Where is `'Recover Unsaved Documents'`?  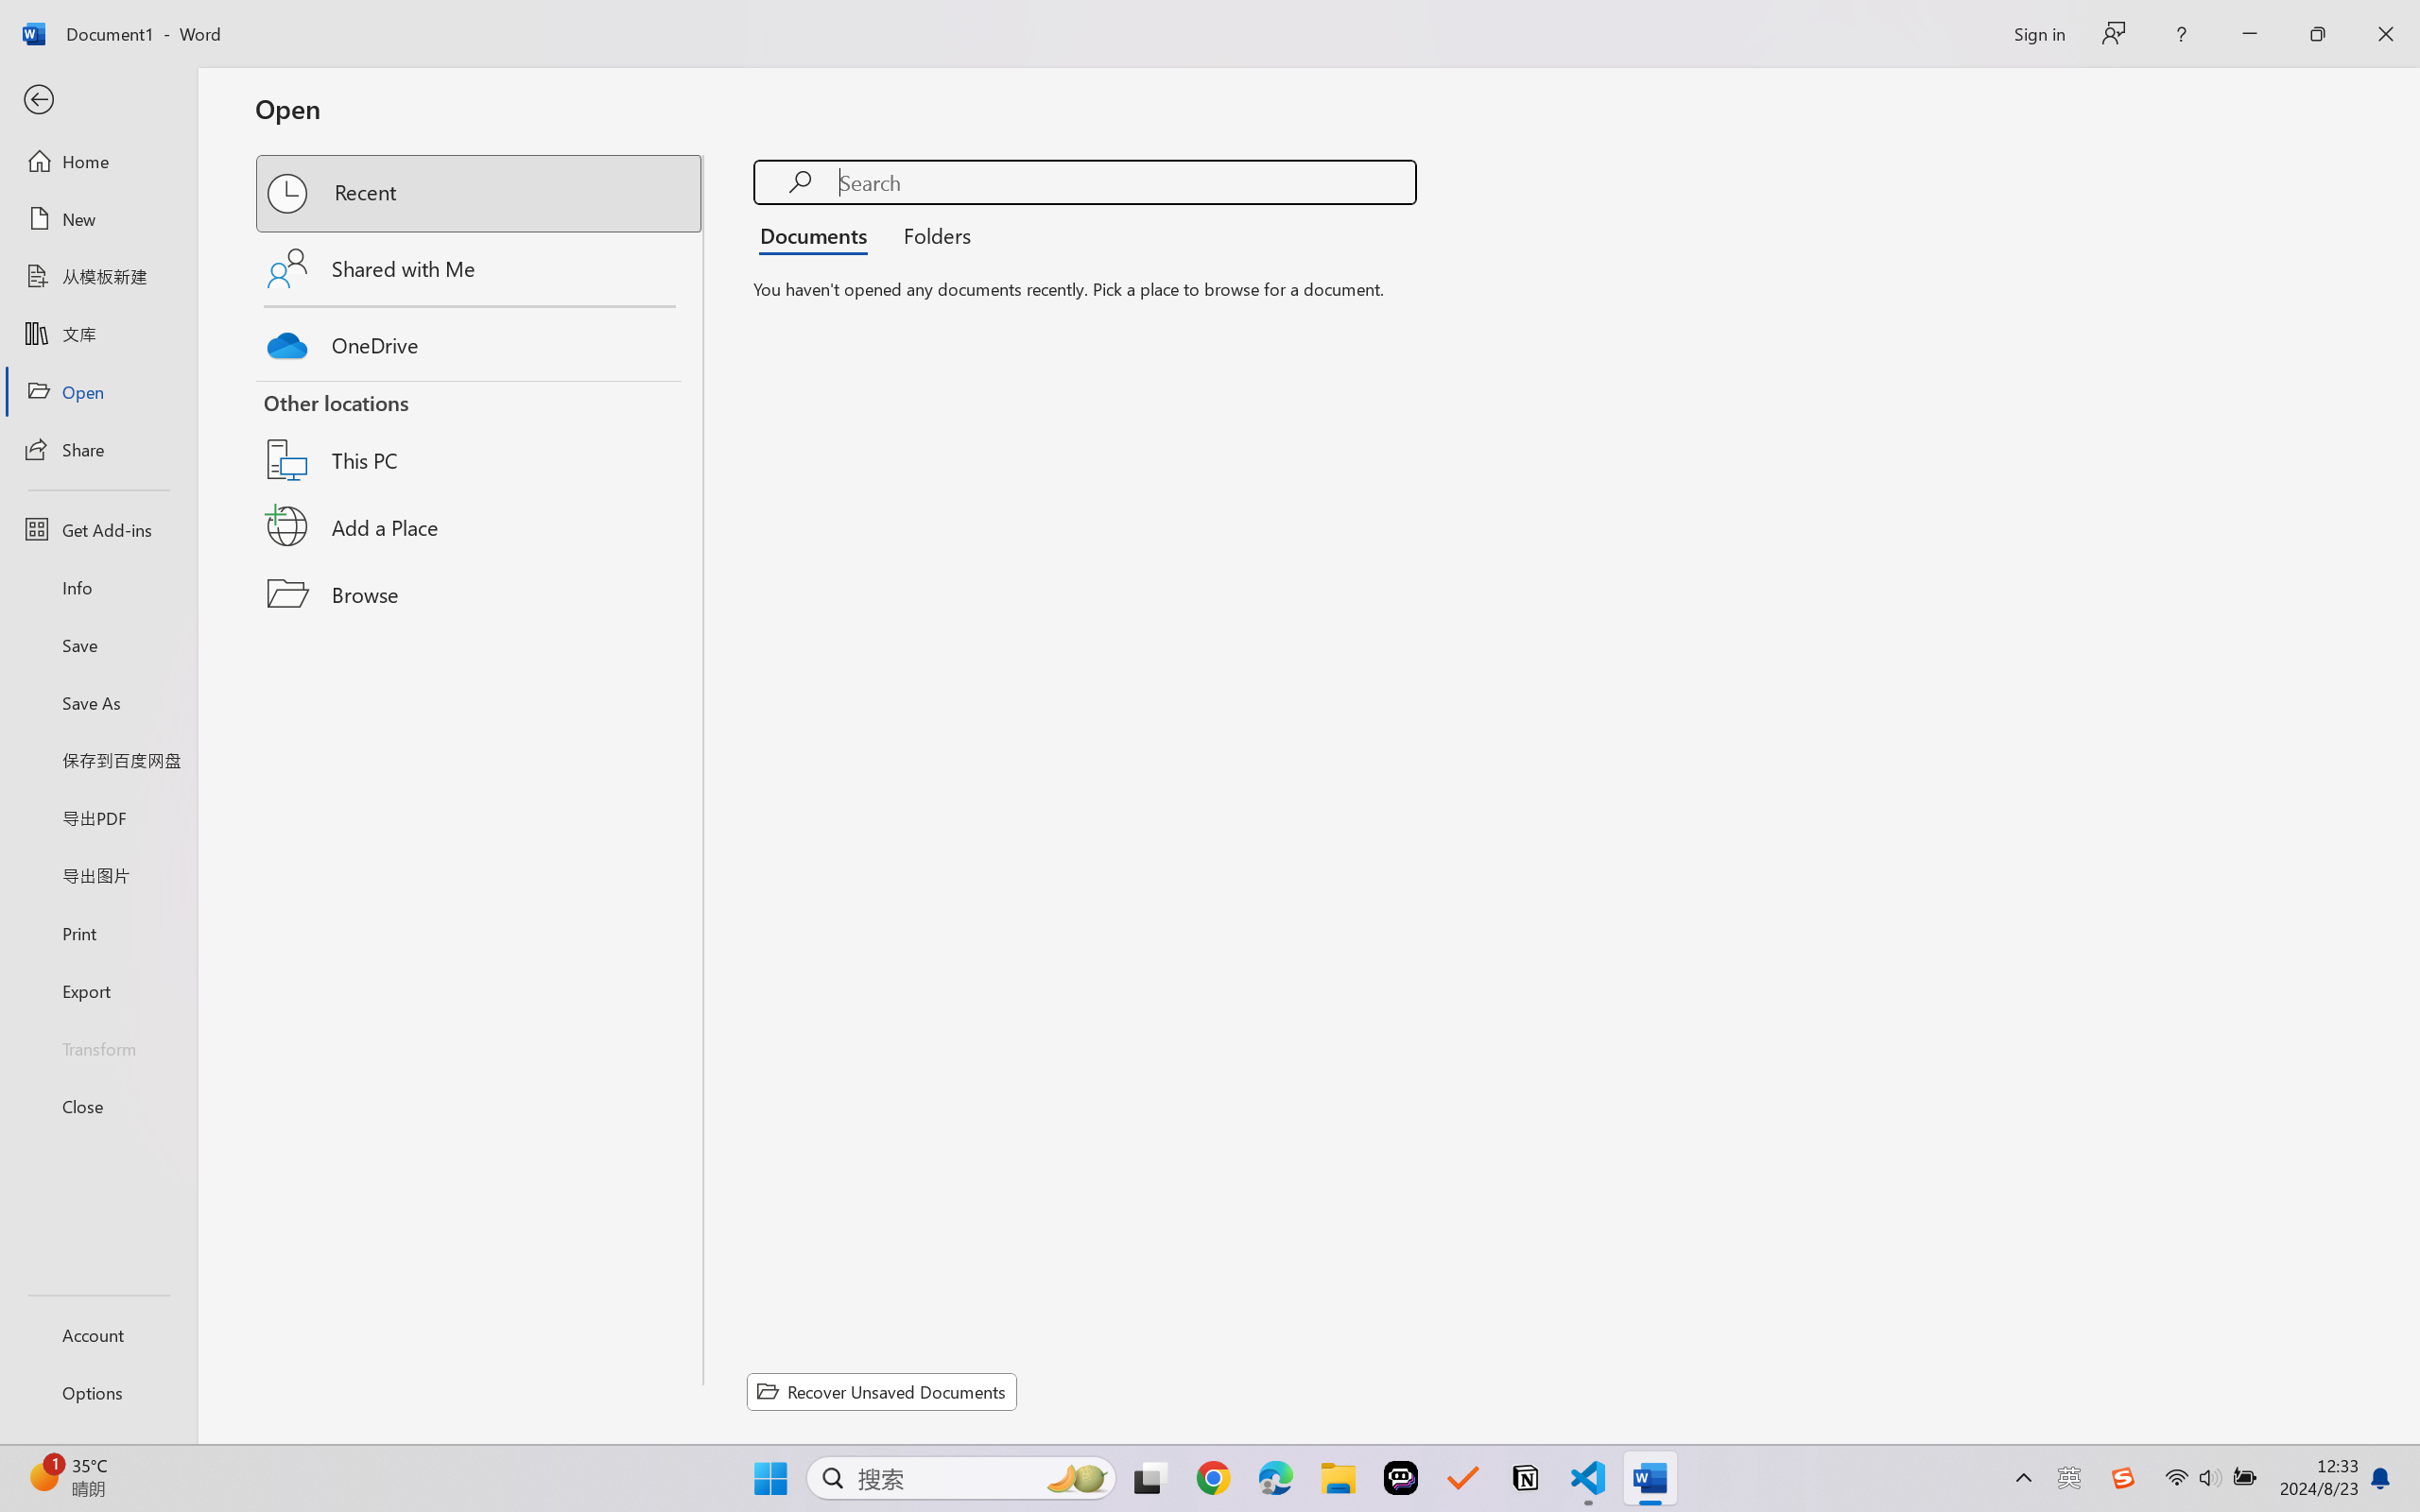
'Recover Unsaved Documents' is located at coordinates (882, 1391).